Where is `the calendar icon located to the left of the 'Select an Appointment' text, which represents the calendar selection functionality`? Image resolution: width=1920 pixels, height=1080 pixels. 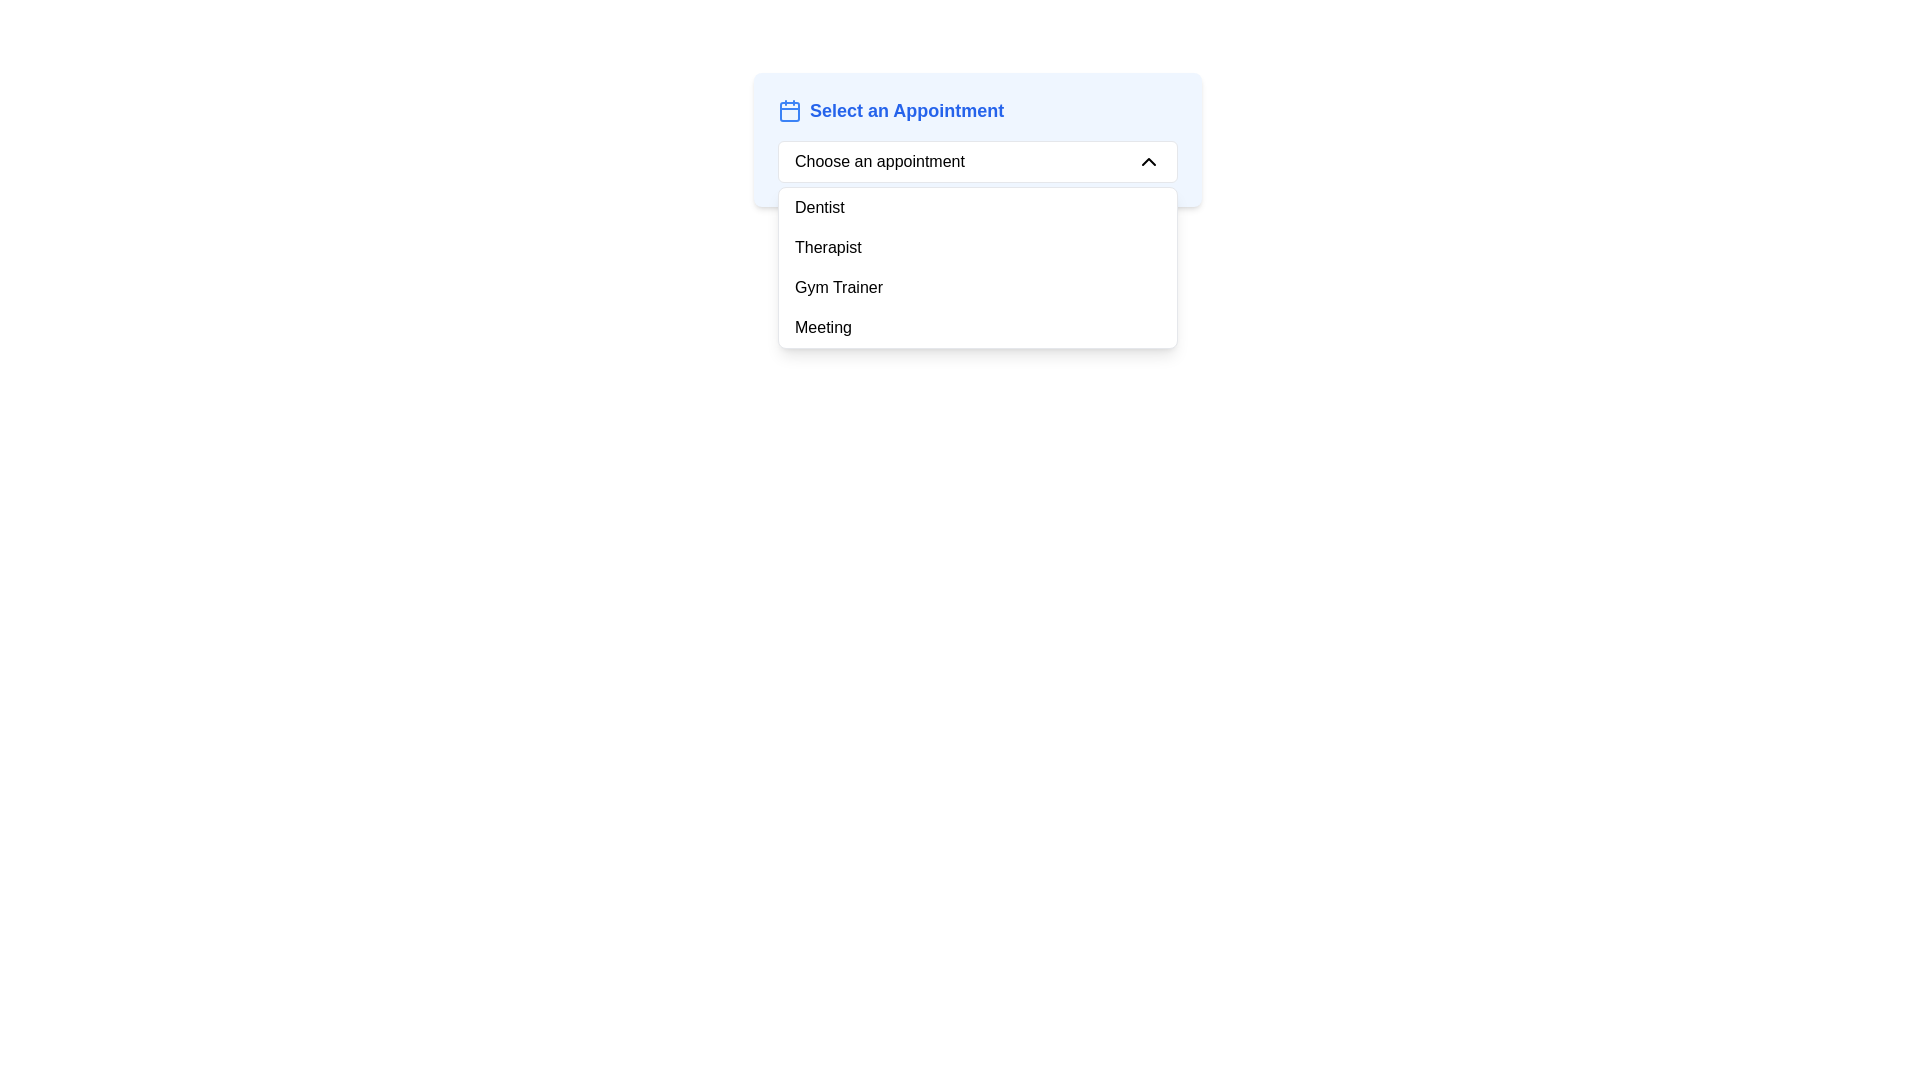
the calendar icon located to the left of the 'Select an Appointment' text, which represents the calendar selection functionality is located at coordinates (789, 111).